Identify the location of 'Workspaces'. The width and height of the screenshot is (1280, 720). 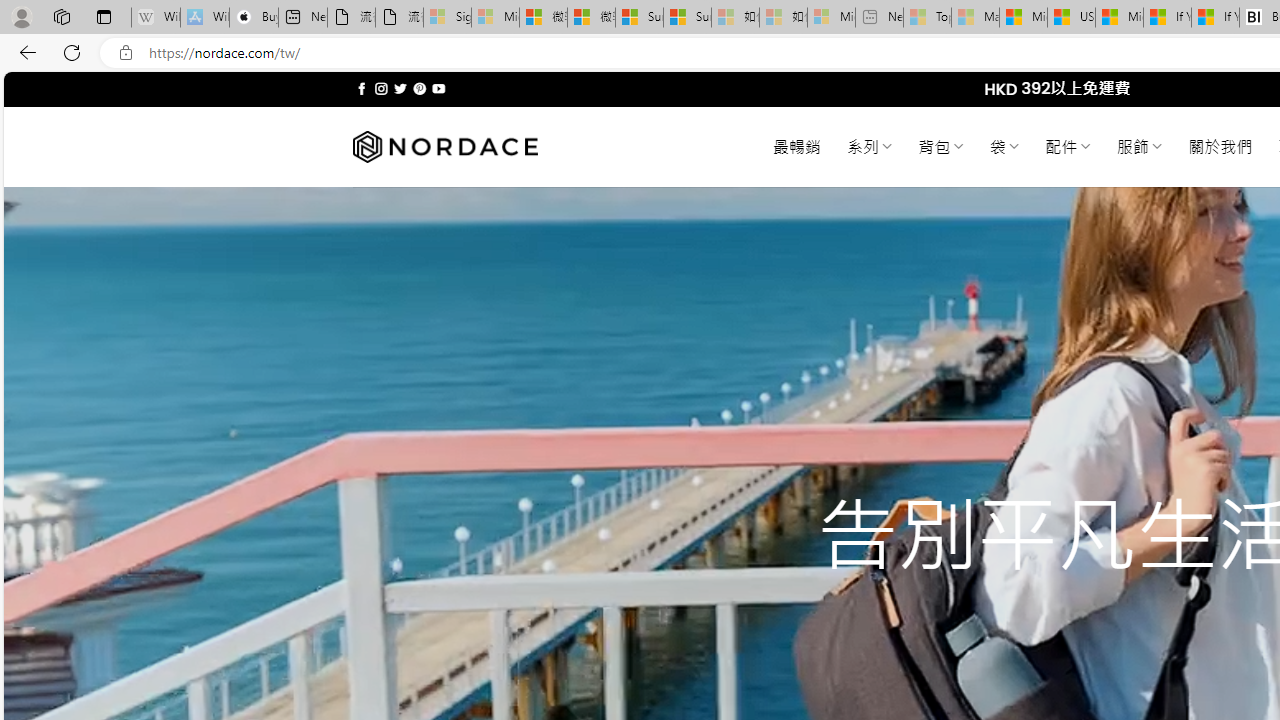
(61, 16).